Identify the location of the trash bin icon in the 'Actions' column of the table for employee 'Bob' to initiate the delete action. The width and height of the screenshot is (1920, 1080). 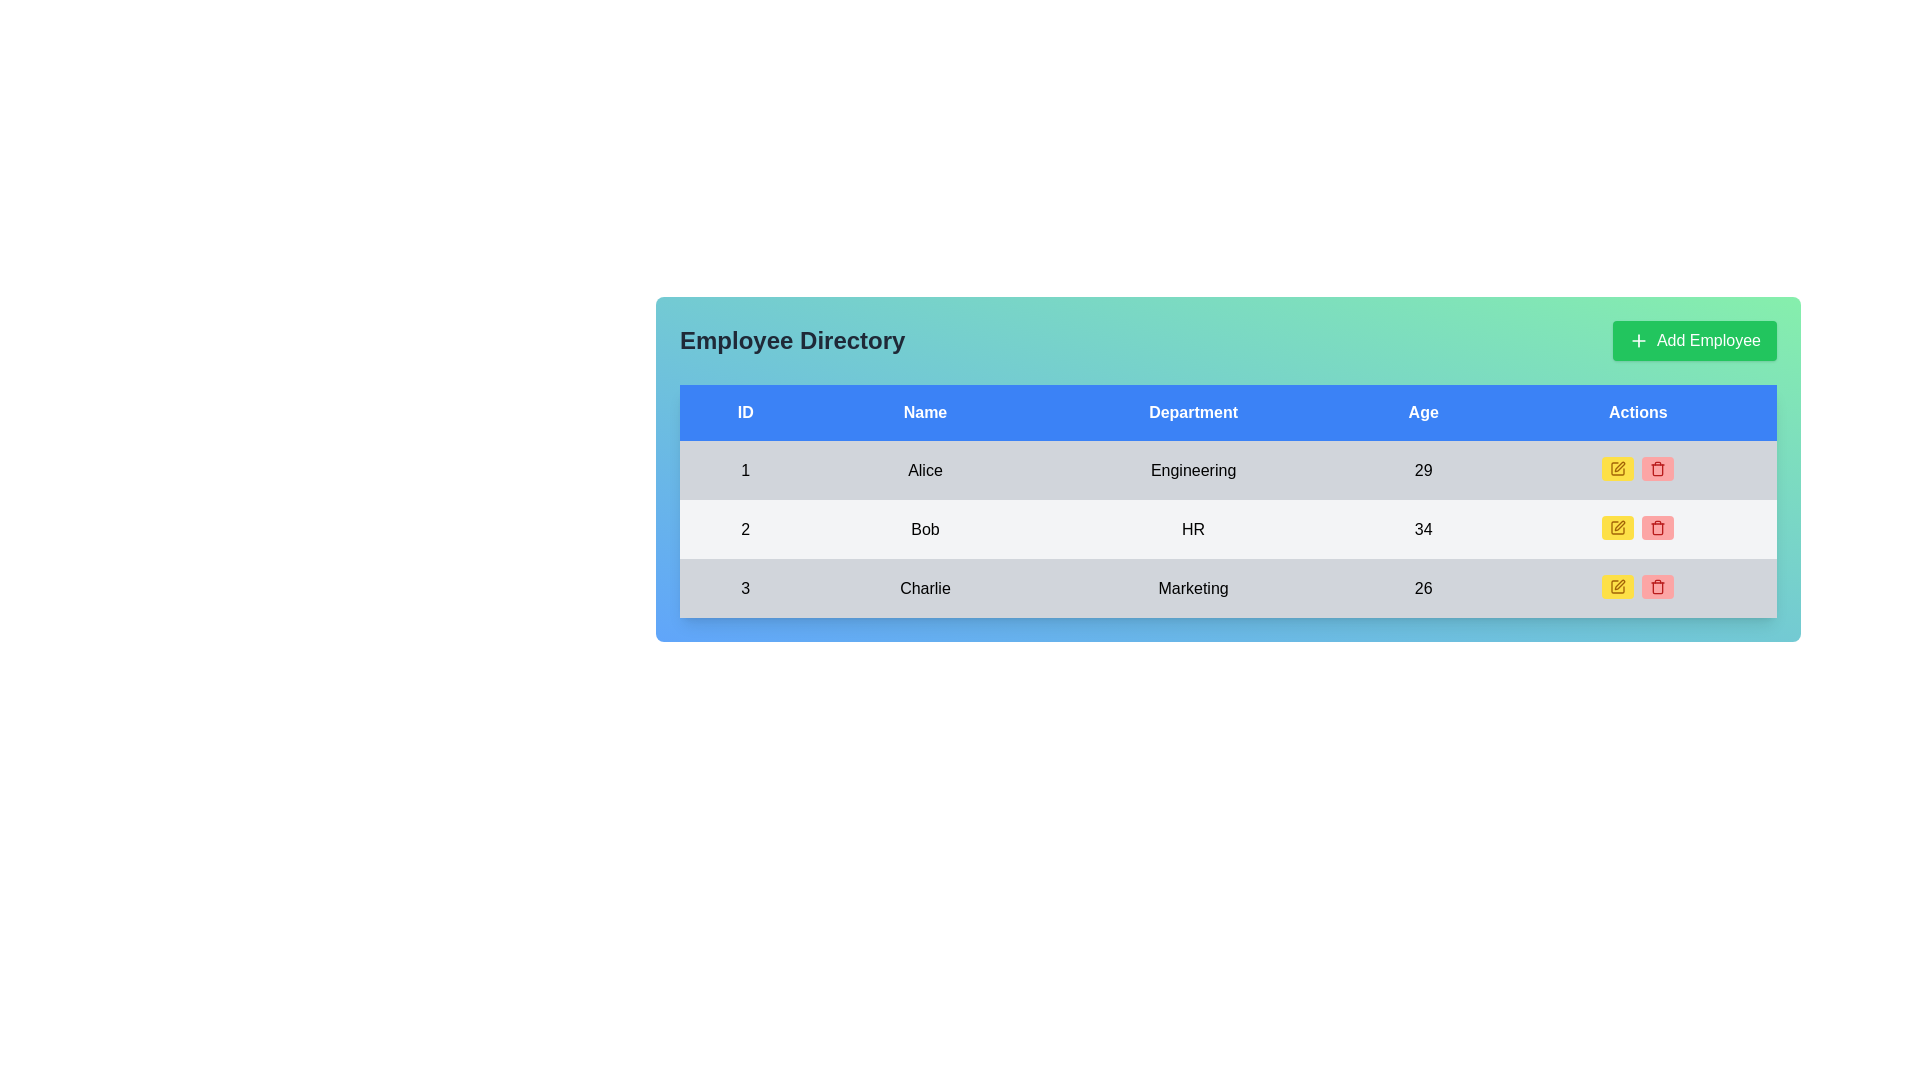
(1657, 527).